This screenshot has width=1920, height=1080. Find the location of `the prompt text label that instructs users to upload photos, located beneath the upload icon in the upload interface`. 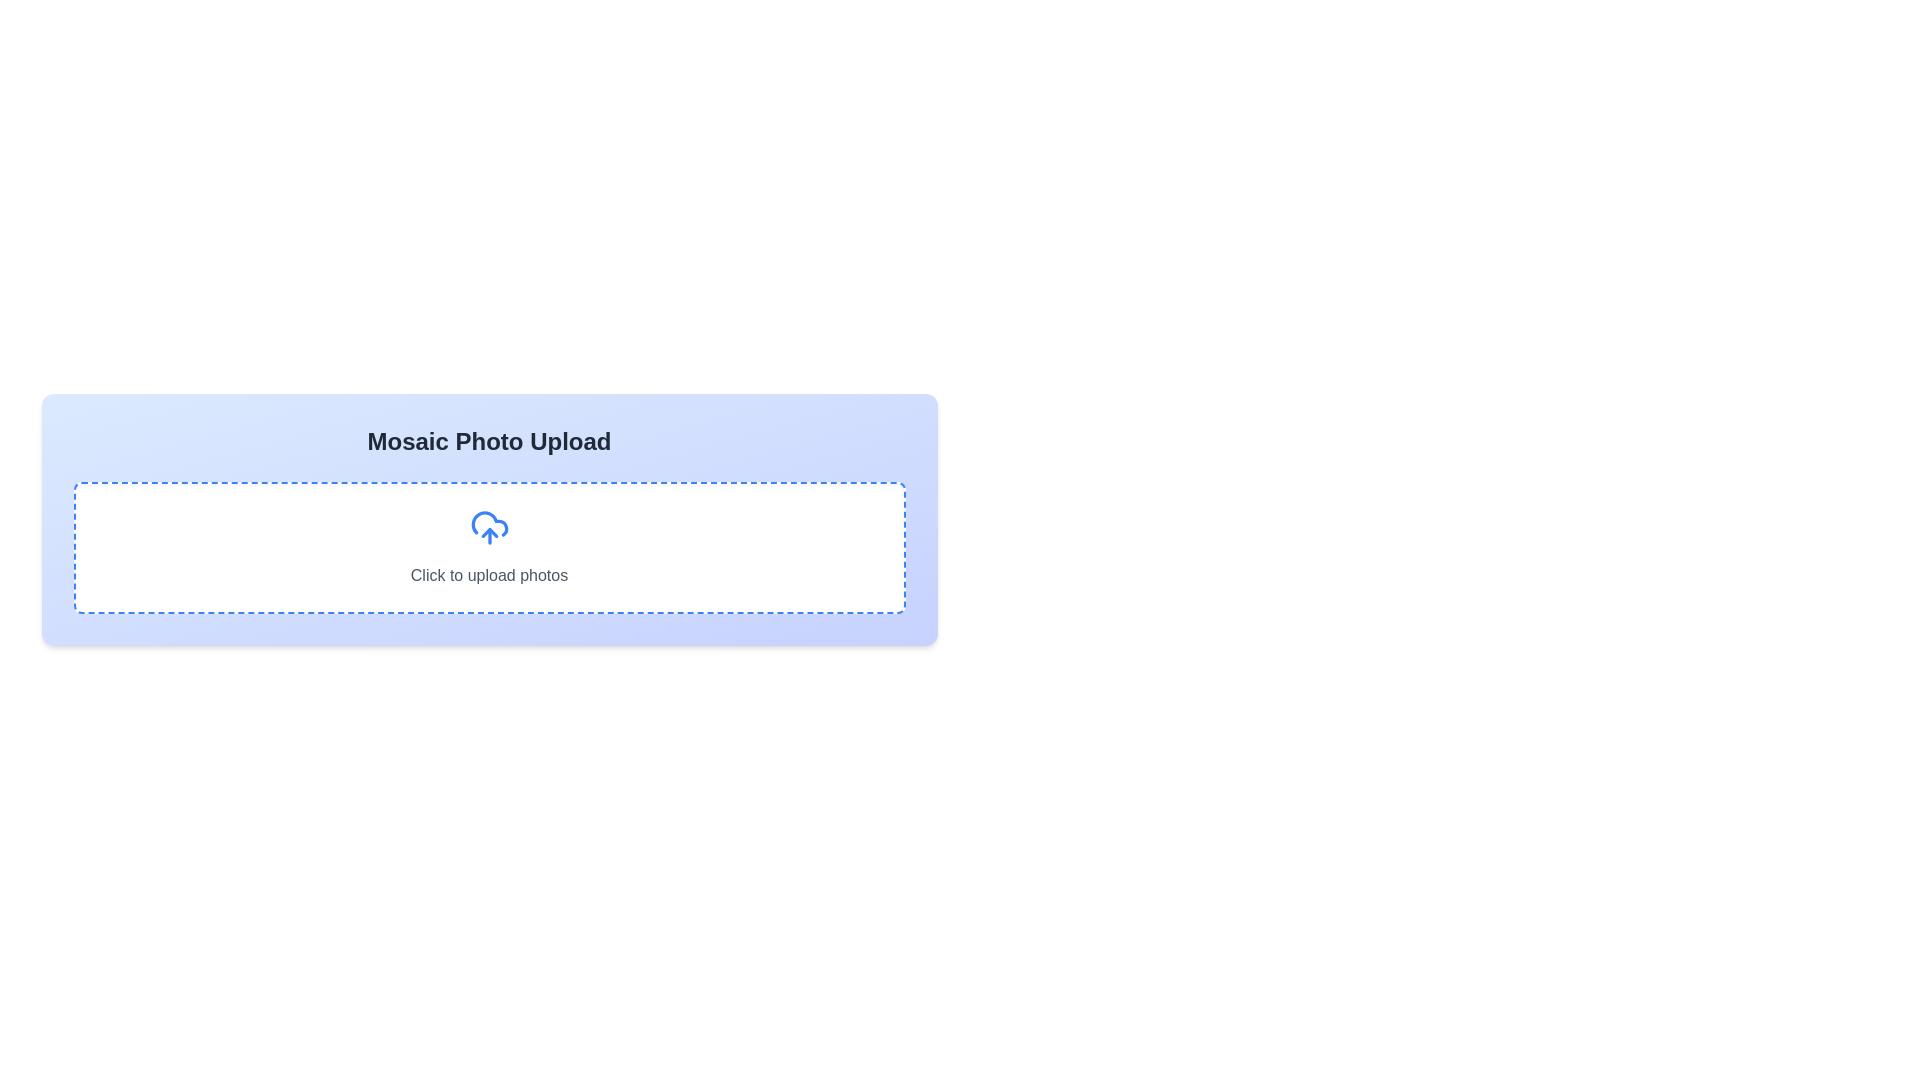

the prompt text label that instructs users to upload photos, located beneath the upload icon in the upload interface is located at coordinates (489, 575).